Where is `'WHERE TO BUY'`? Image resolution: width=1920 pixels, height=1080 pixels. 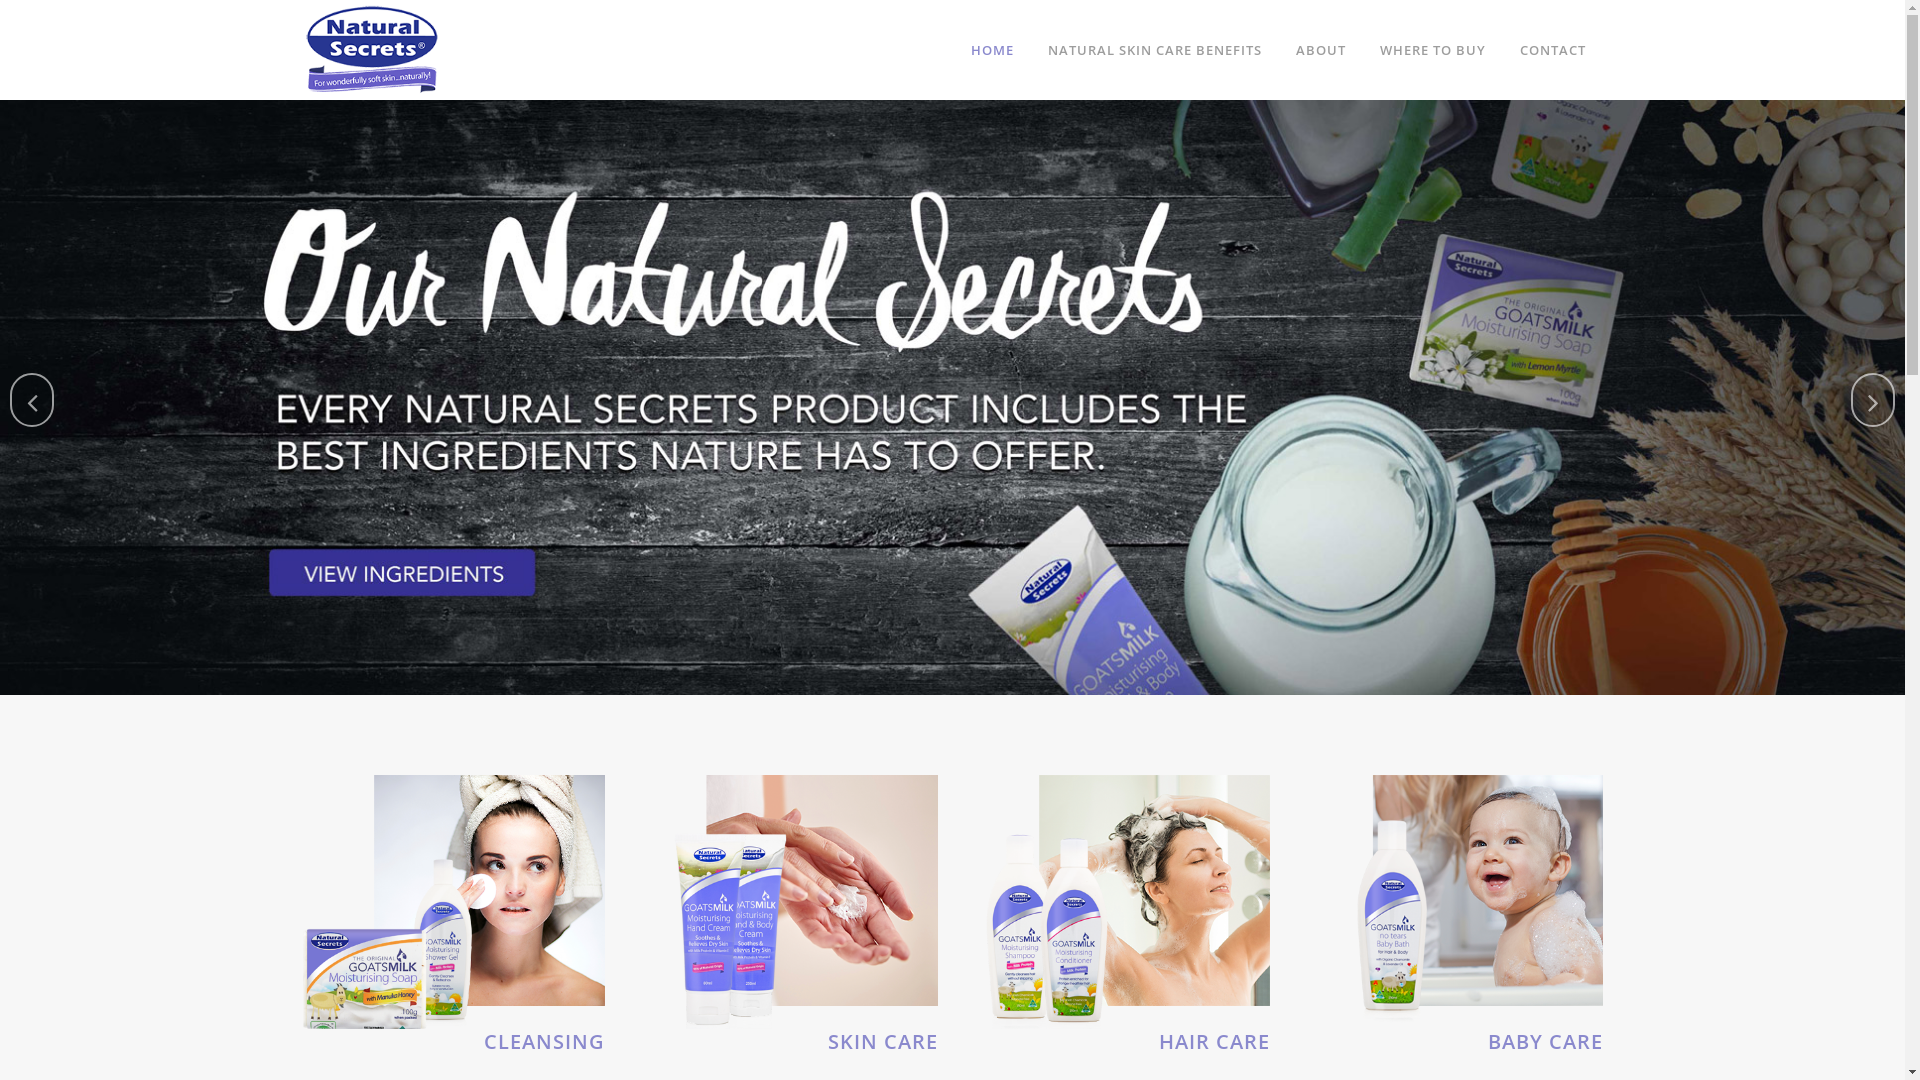 'WHERE TO BUY' is located at coordinates (1361, 49).